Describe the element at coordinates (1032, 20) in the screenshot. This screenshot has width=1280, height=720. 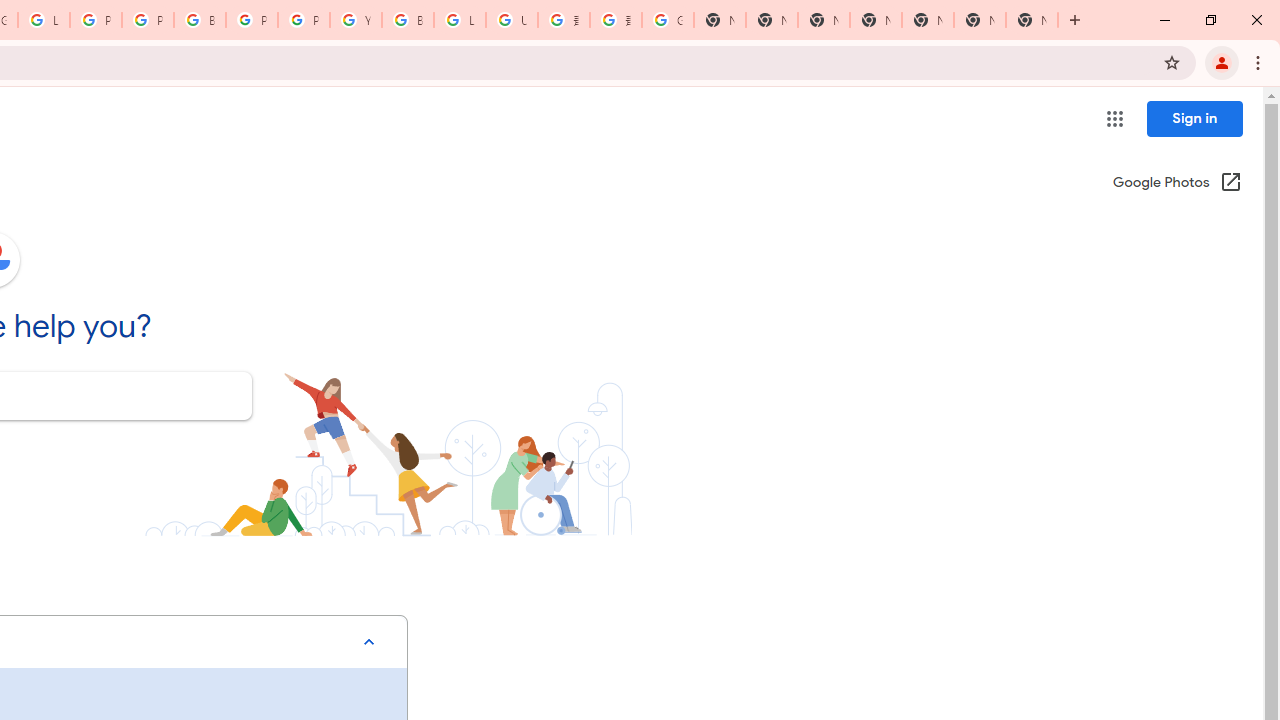
I see `'New Tab'` at that location.